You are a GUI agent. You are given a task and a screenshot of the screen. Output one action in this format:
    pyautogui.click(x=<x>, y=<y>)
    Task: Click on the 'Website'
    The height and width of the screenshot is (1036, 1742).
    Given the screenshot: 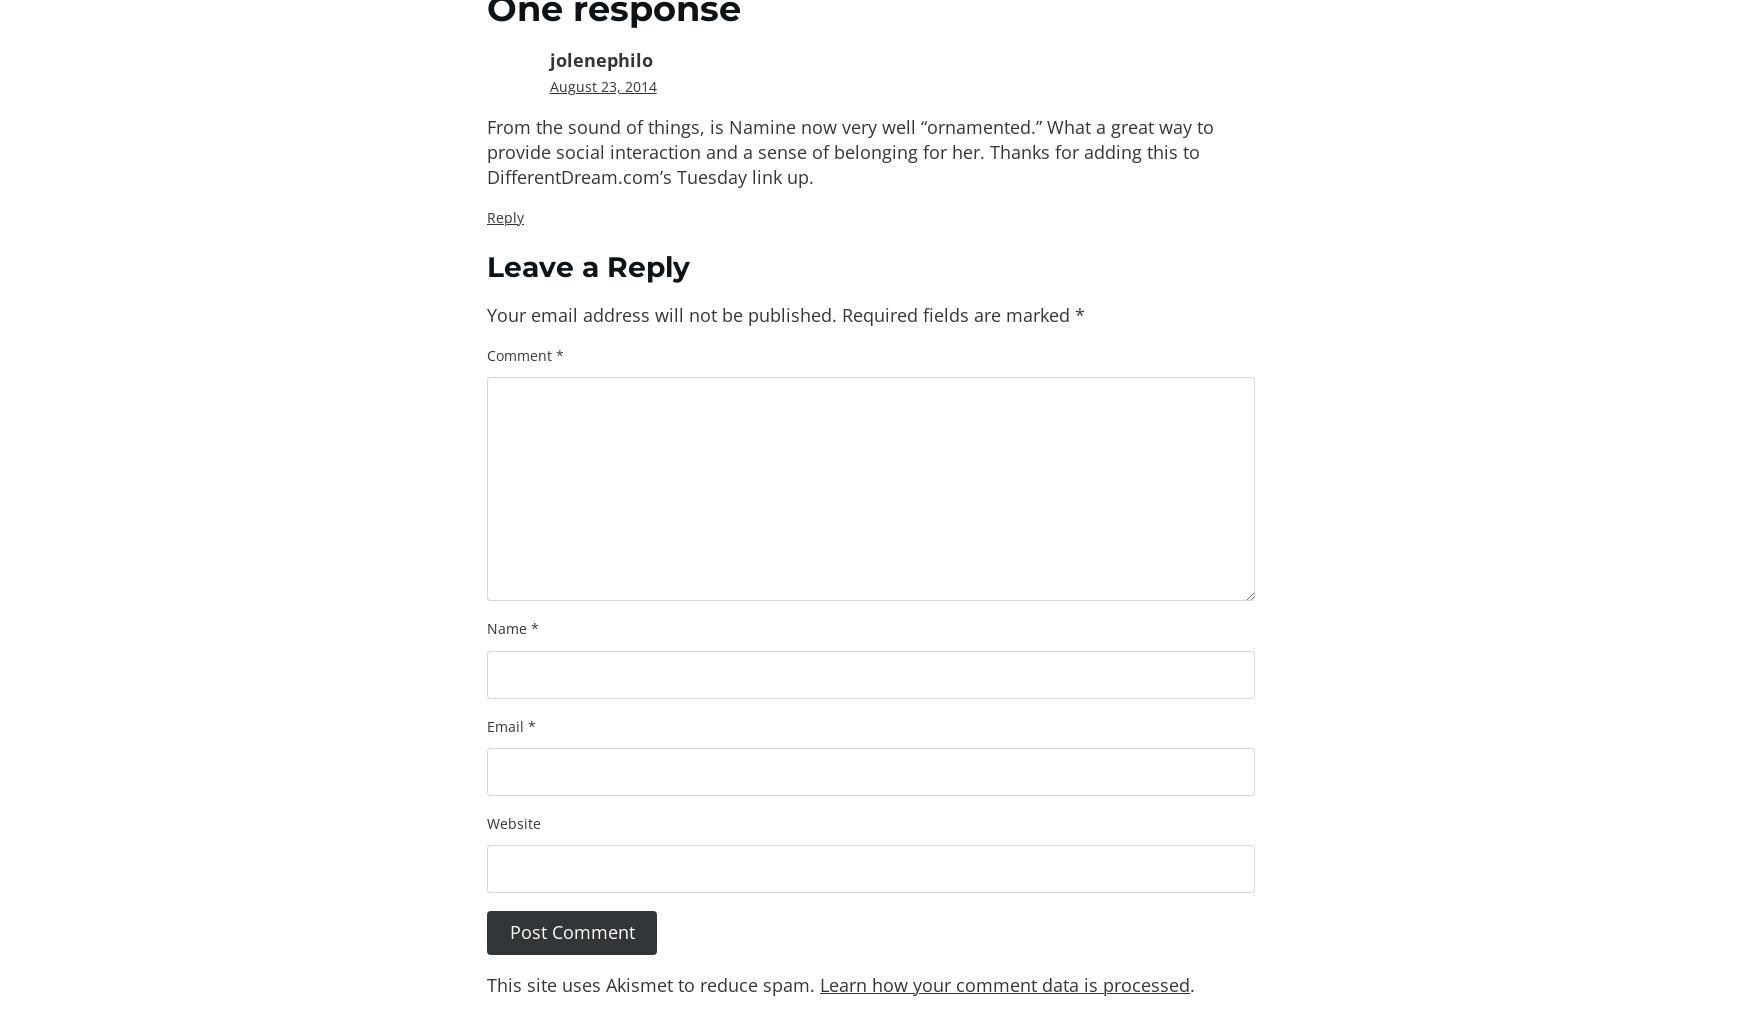 What is the action you would take?
    pyautogui.click(x=514, y=822)
    